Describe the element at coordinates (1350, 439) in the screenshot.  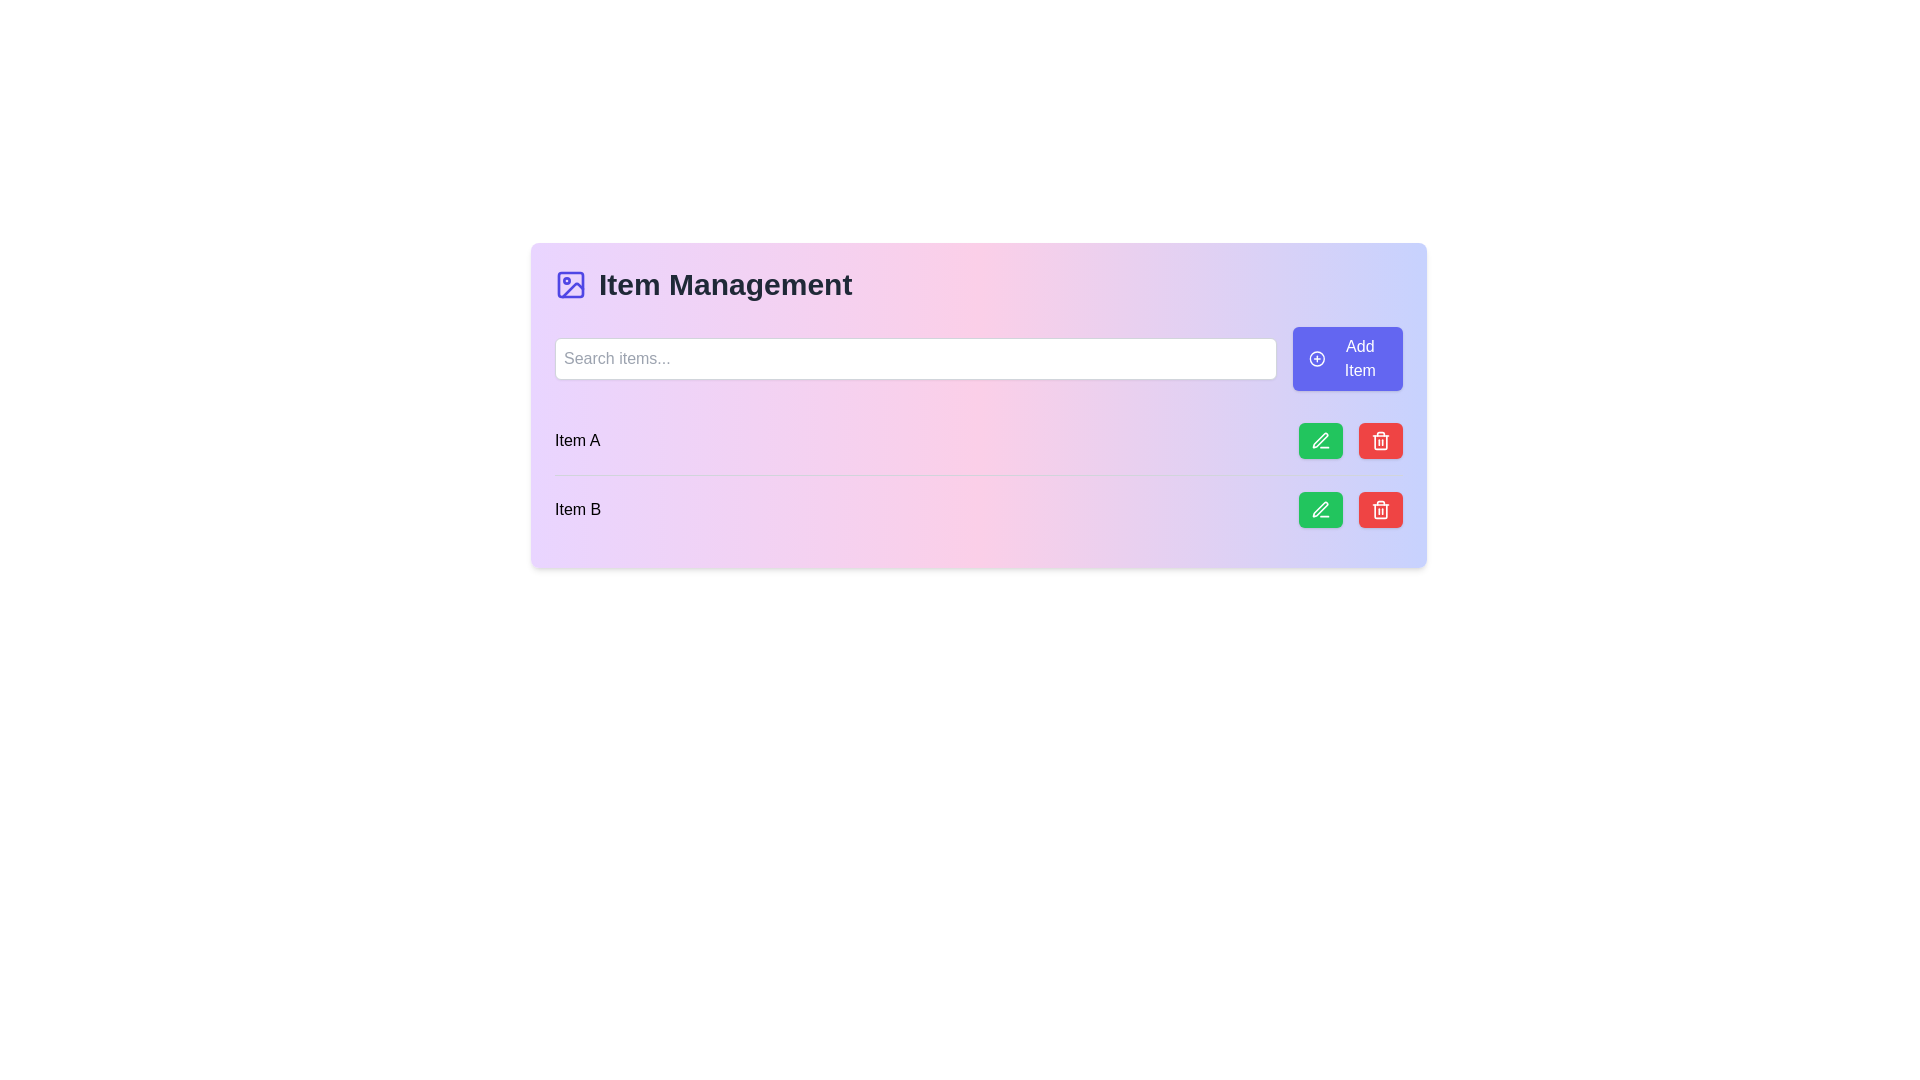
I see `the delete button located at the right end of the row containing 'Item A'` at that location.